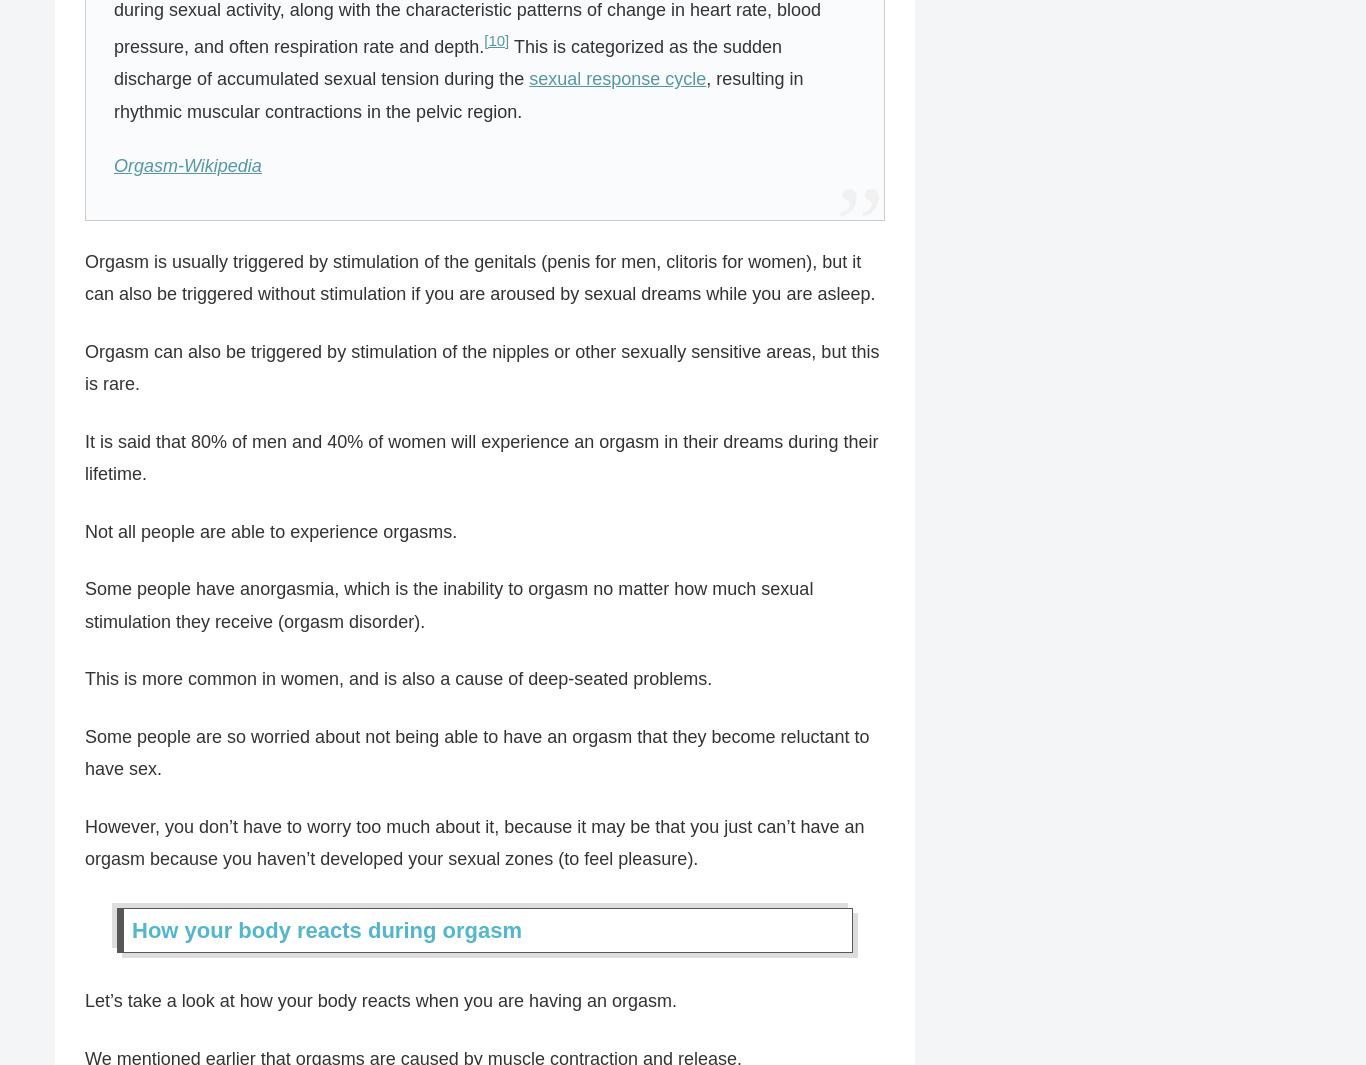 The width and height of the screenshot is (1366, 1065). I want to click on 'How your body reacts during orgasm', so click(326, 929).